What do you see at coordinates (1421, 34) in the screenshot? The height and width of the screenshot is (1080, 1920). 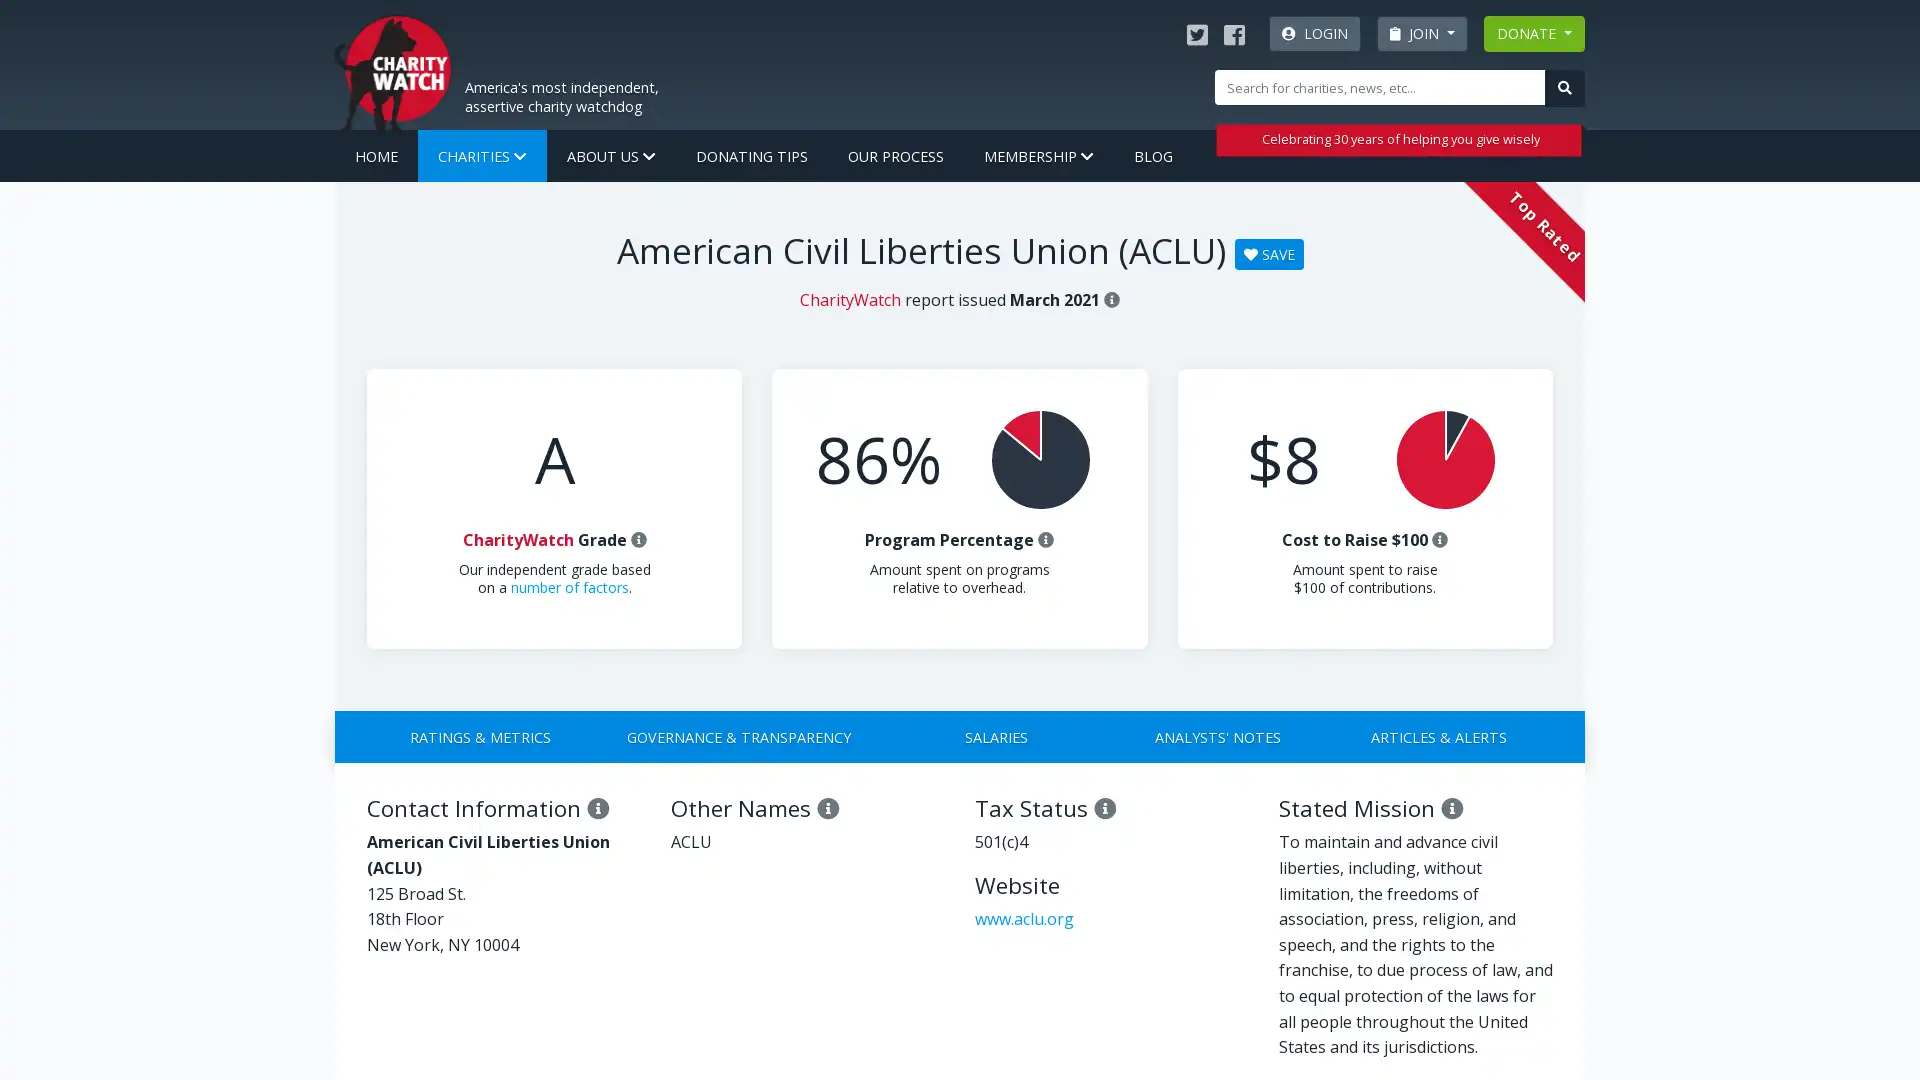 I see `JOIN` at bounding box center [1421, 34].